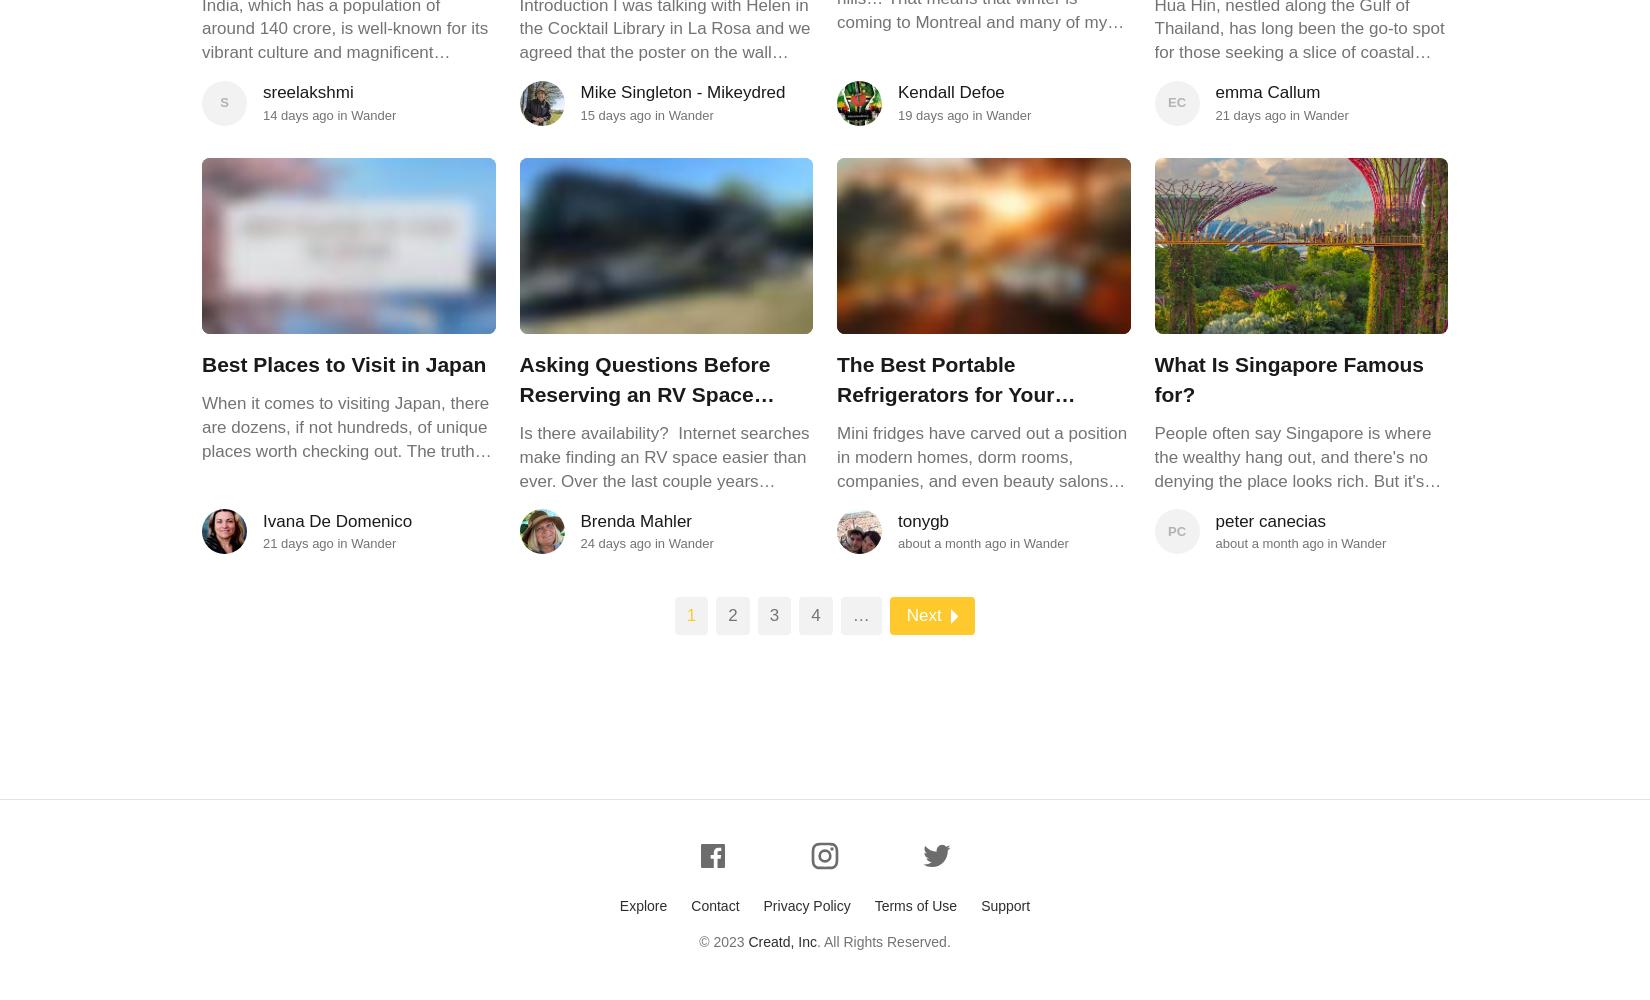  Describe the element at coordinates (643, 394) in the screenshot. I see `'Asking Questions Before Reserving an RV Space Saves Headaches'` at that location.